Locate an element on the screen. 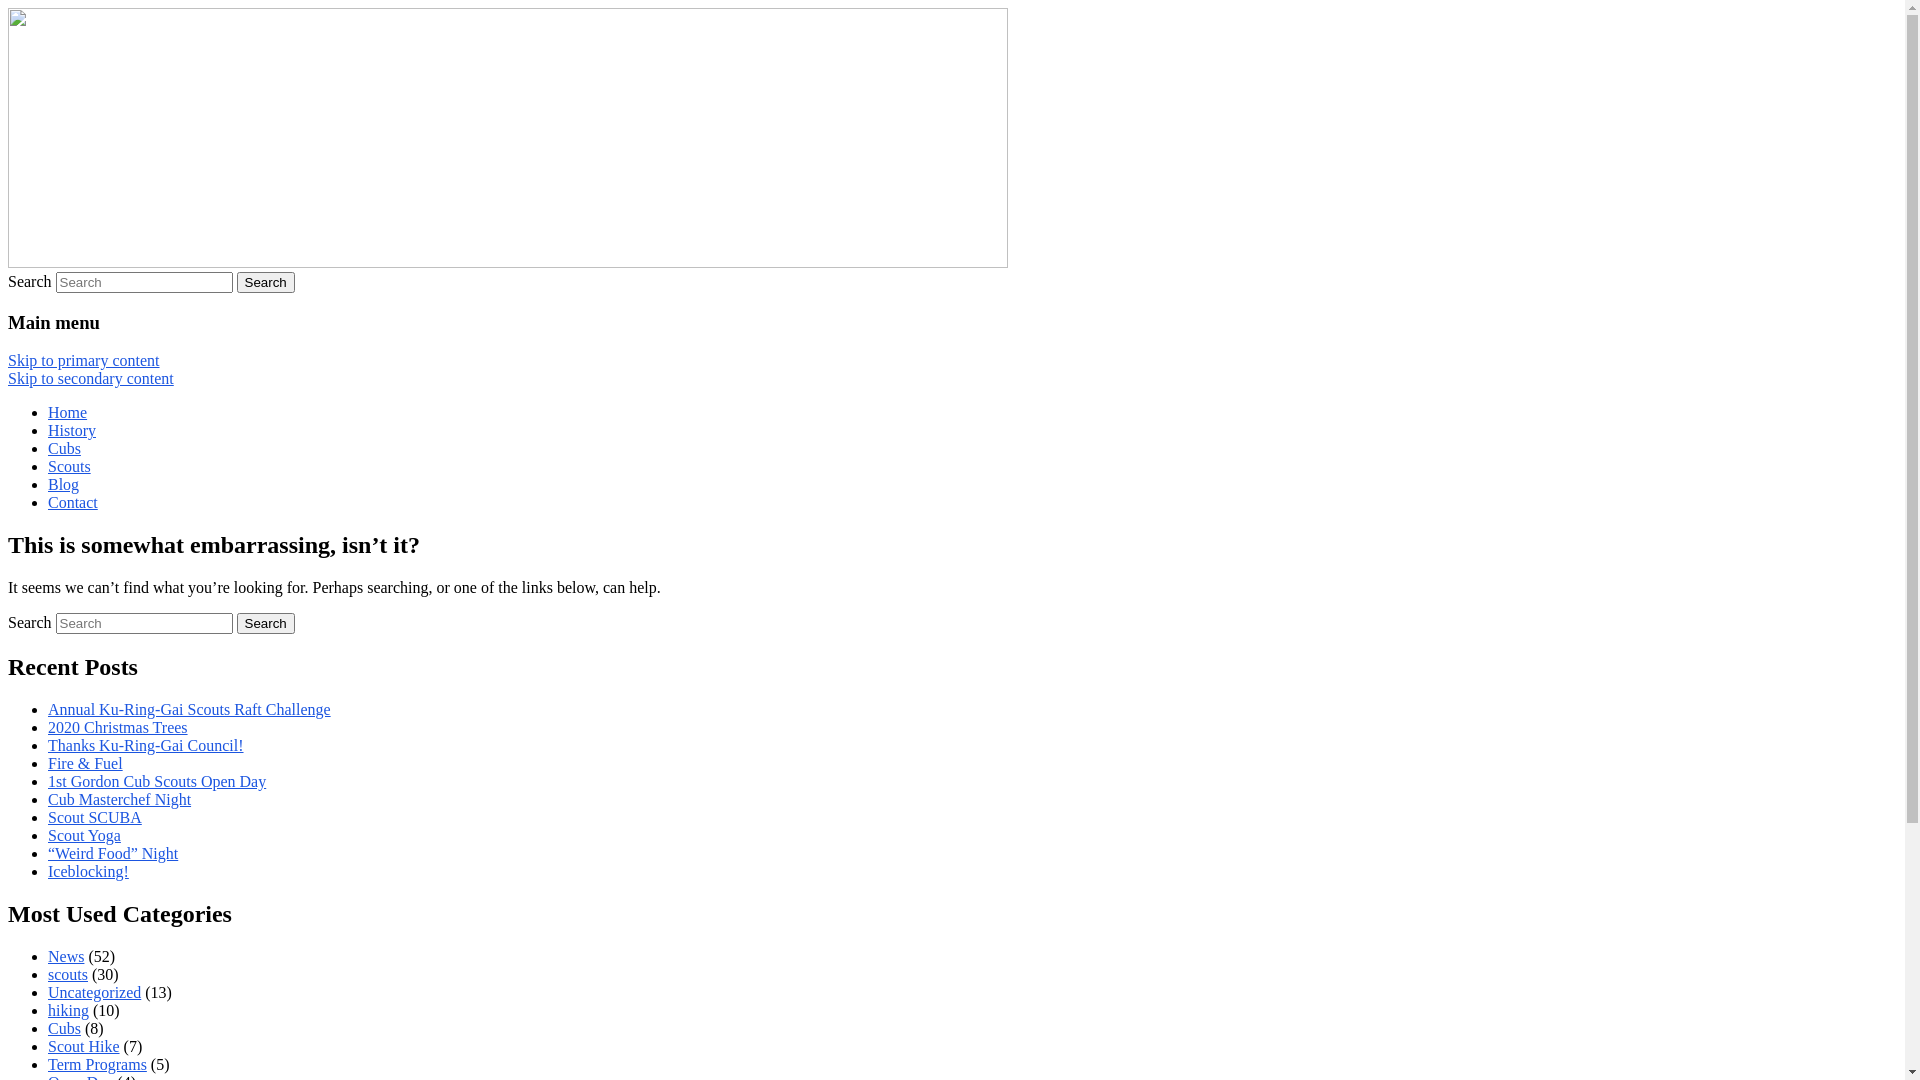 This screenshot has width=1920, height=1080. 'History' is located at coordinates (48, 429).